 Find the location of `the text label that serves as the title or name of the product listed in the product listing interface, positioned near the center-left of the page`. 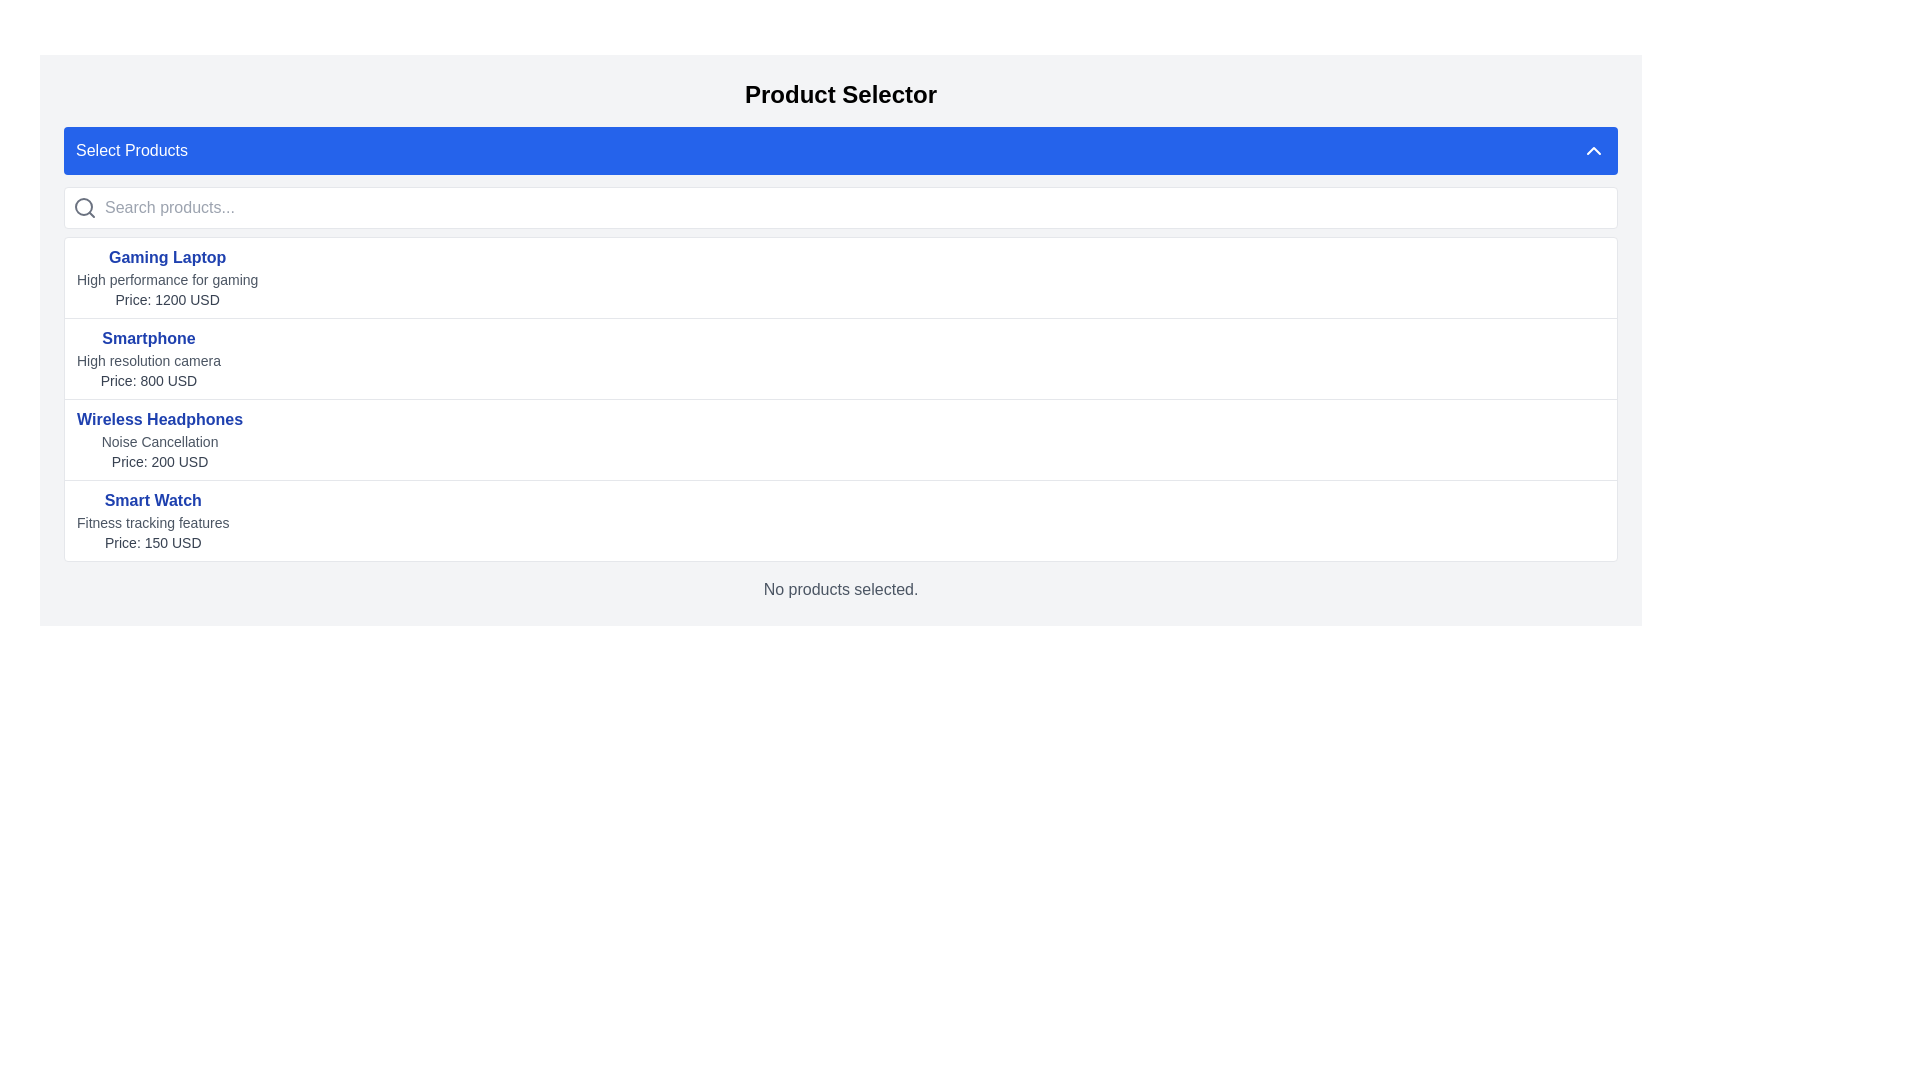

the text label that serves as the title or name of the product listed in the product listing interface, positioned near the center-left of the page is located at coordinates (152, 500).